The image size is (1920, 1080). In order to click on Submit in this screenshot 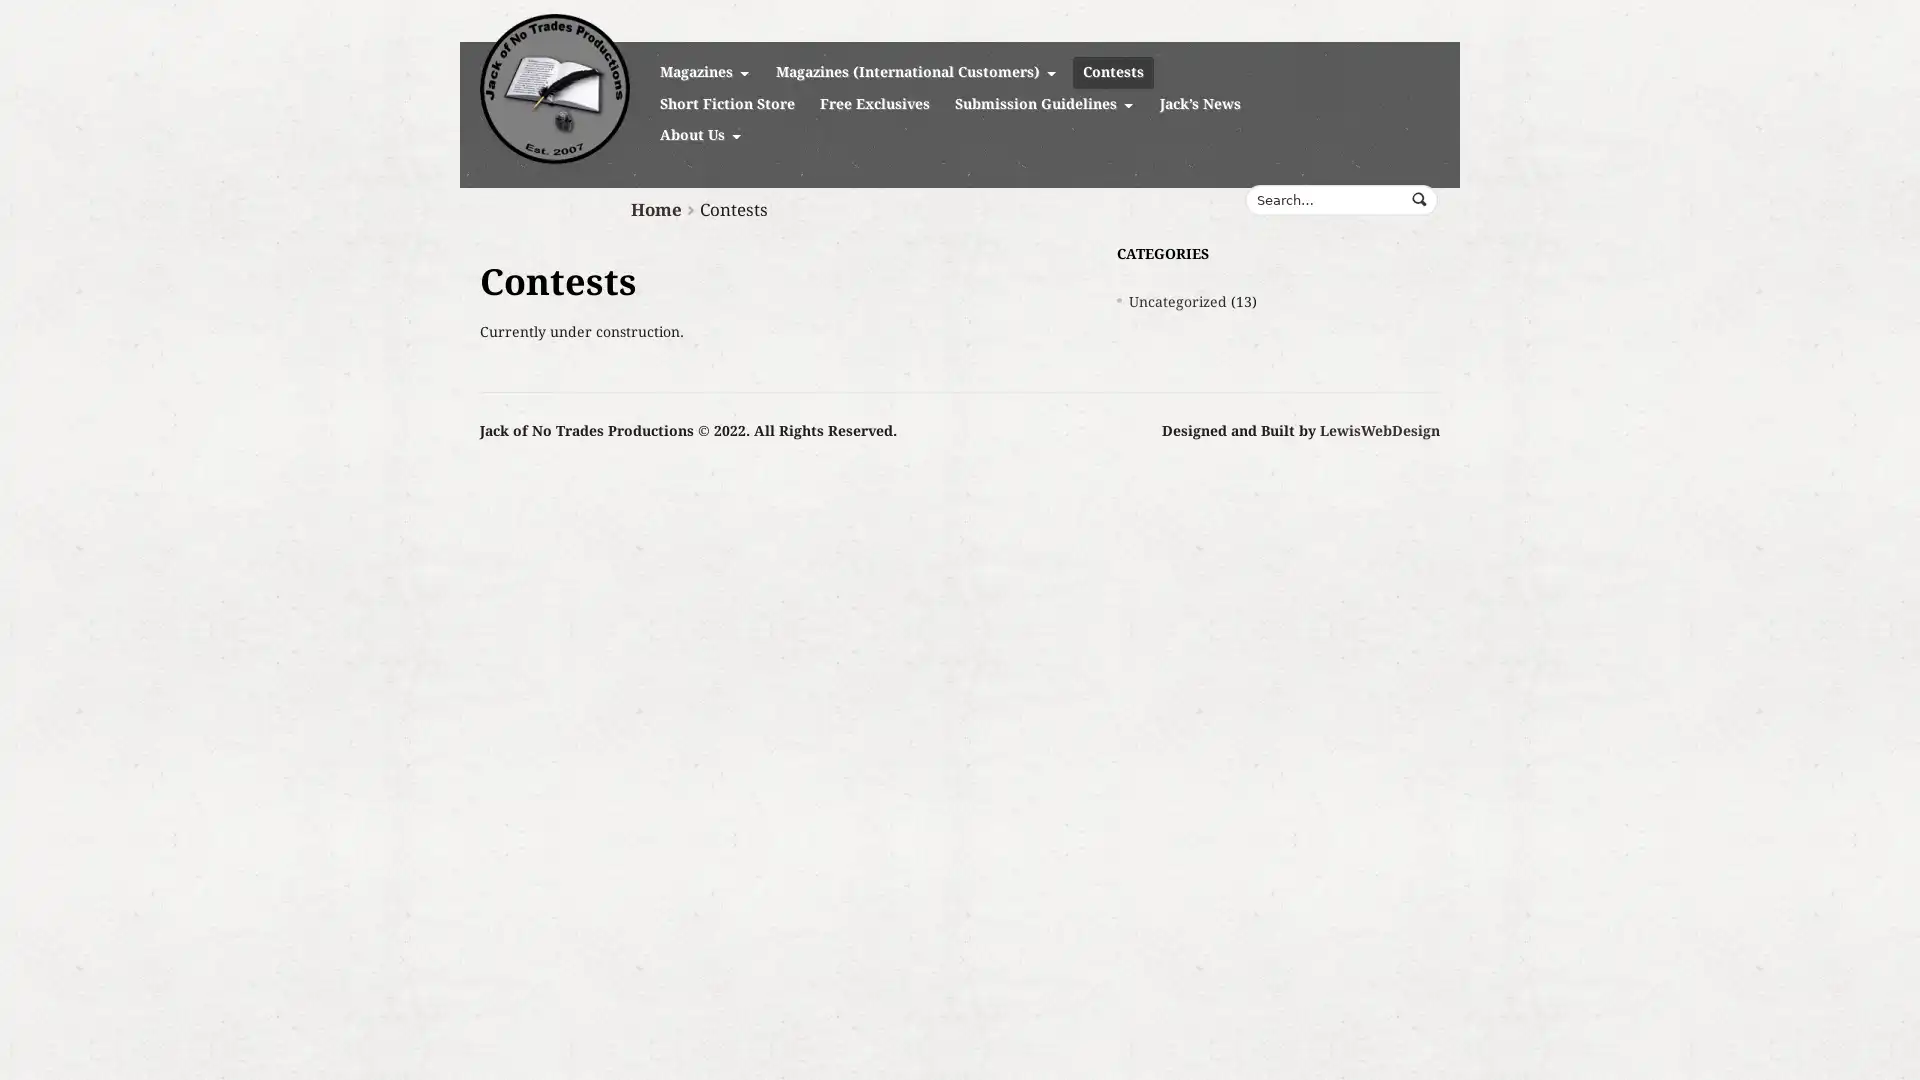, I will do `click(1419, 199)`.